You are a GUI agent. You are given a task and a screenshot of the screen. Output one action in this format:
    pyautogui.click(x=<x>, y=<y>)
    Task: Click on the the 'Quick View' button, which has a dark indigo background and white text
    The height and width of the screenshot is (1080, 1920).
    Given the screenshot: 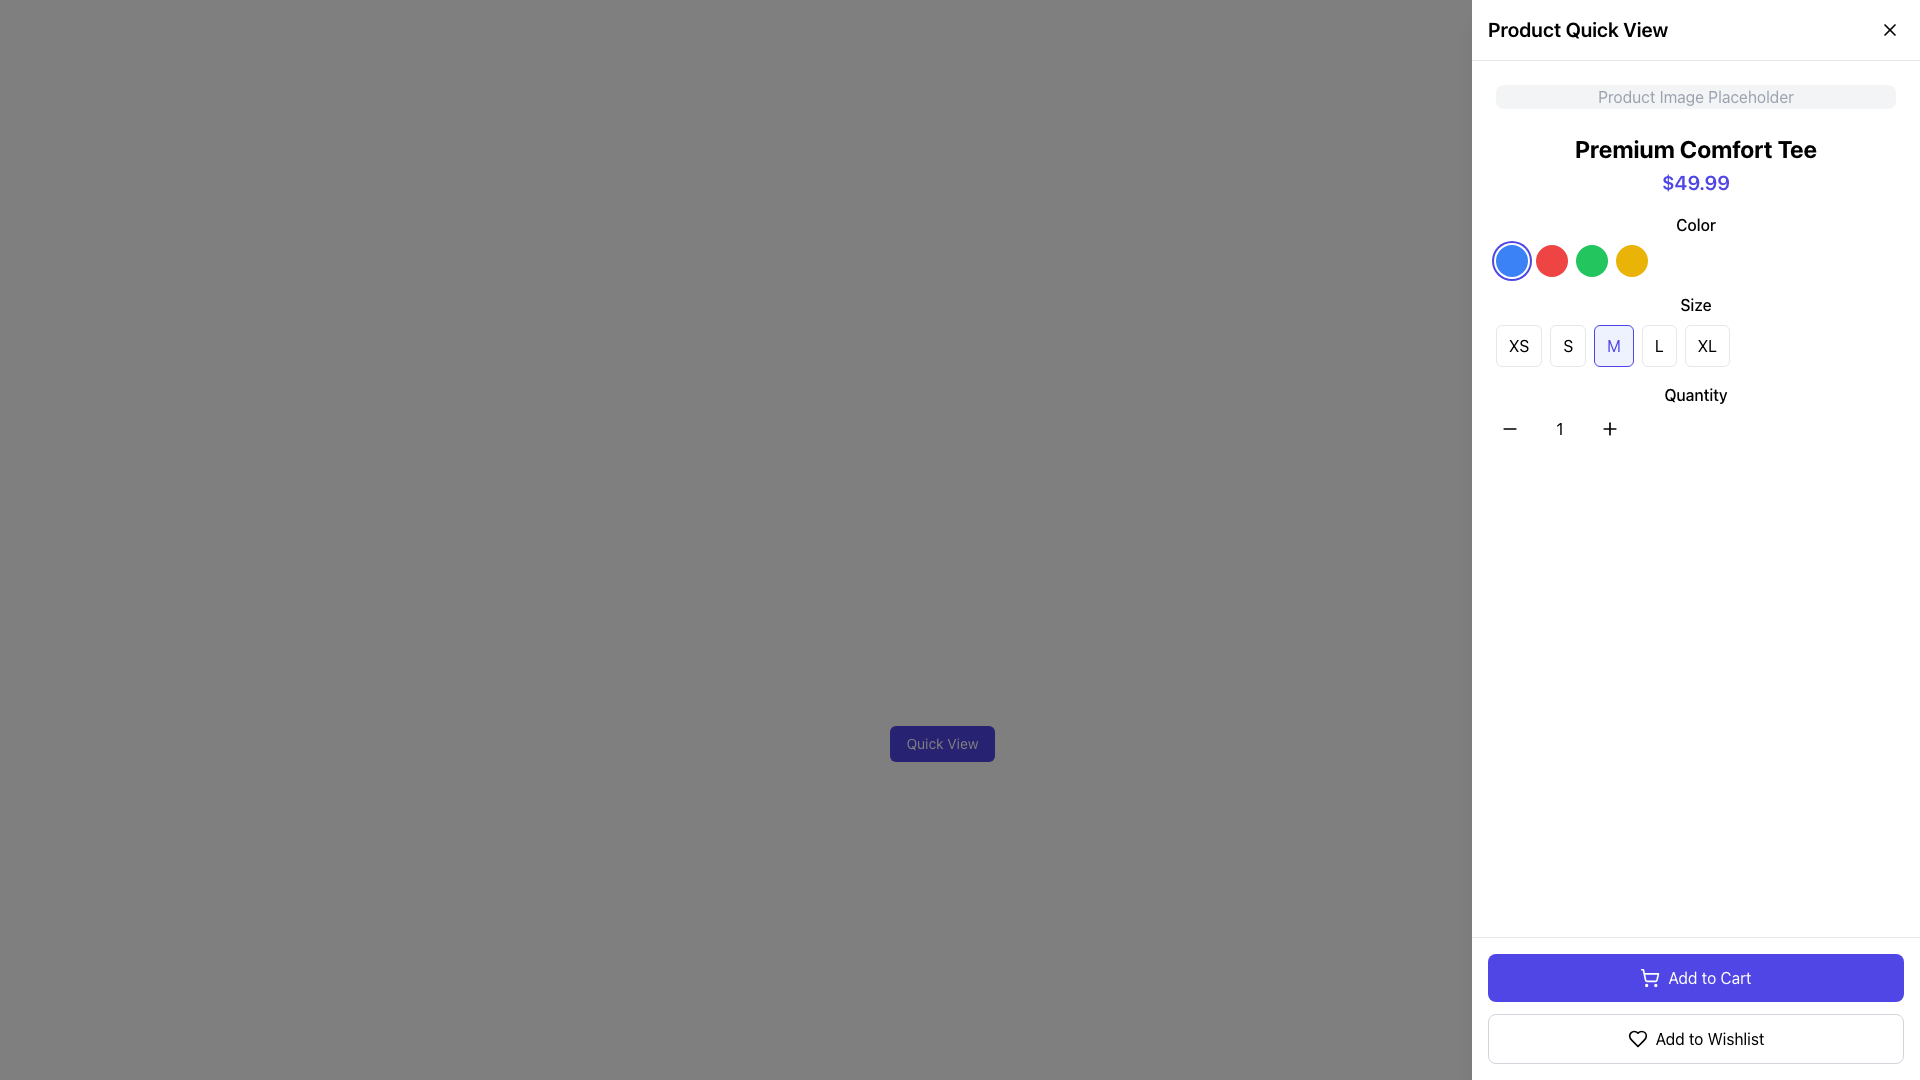 What is the action you would take?
    pyautogui.click(x=941, y=744)
    